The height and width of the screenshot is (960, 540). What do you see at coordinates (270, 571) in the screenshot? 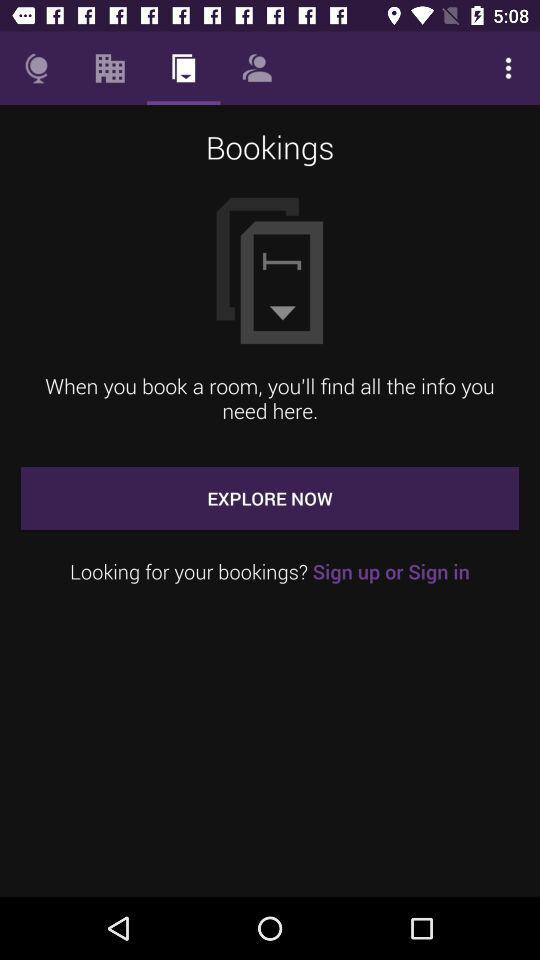
I see `icon below the explore now icon` at bounding box center [270, 571].